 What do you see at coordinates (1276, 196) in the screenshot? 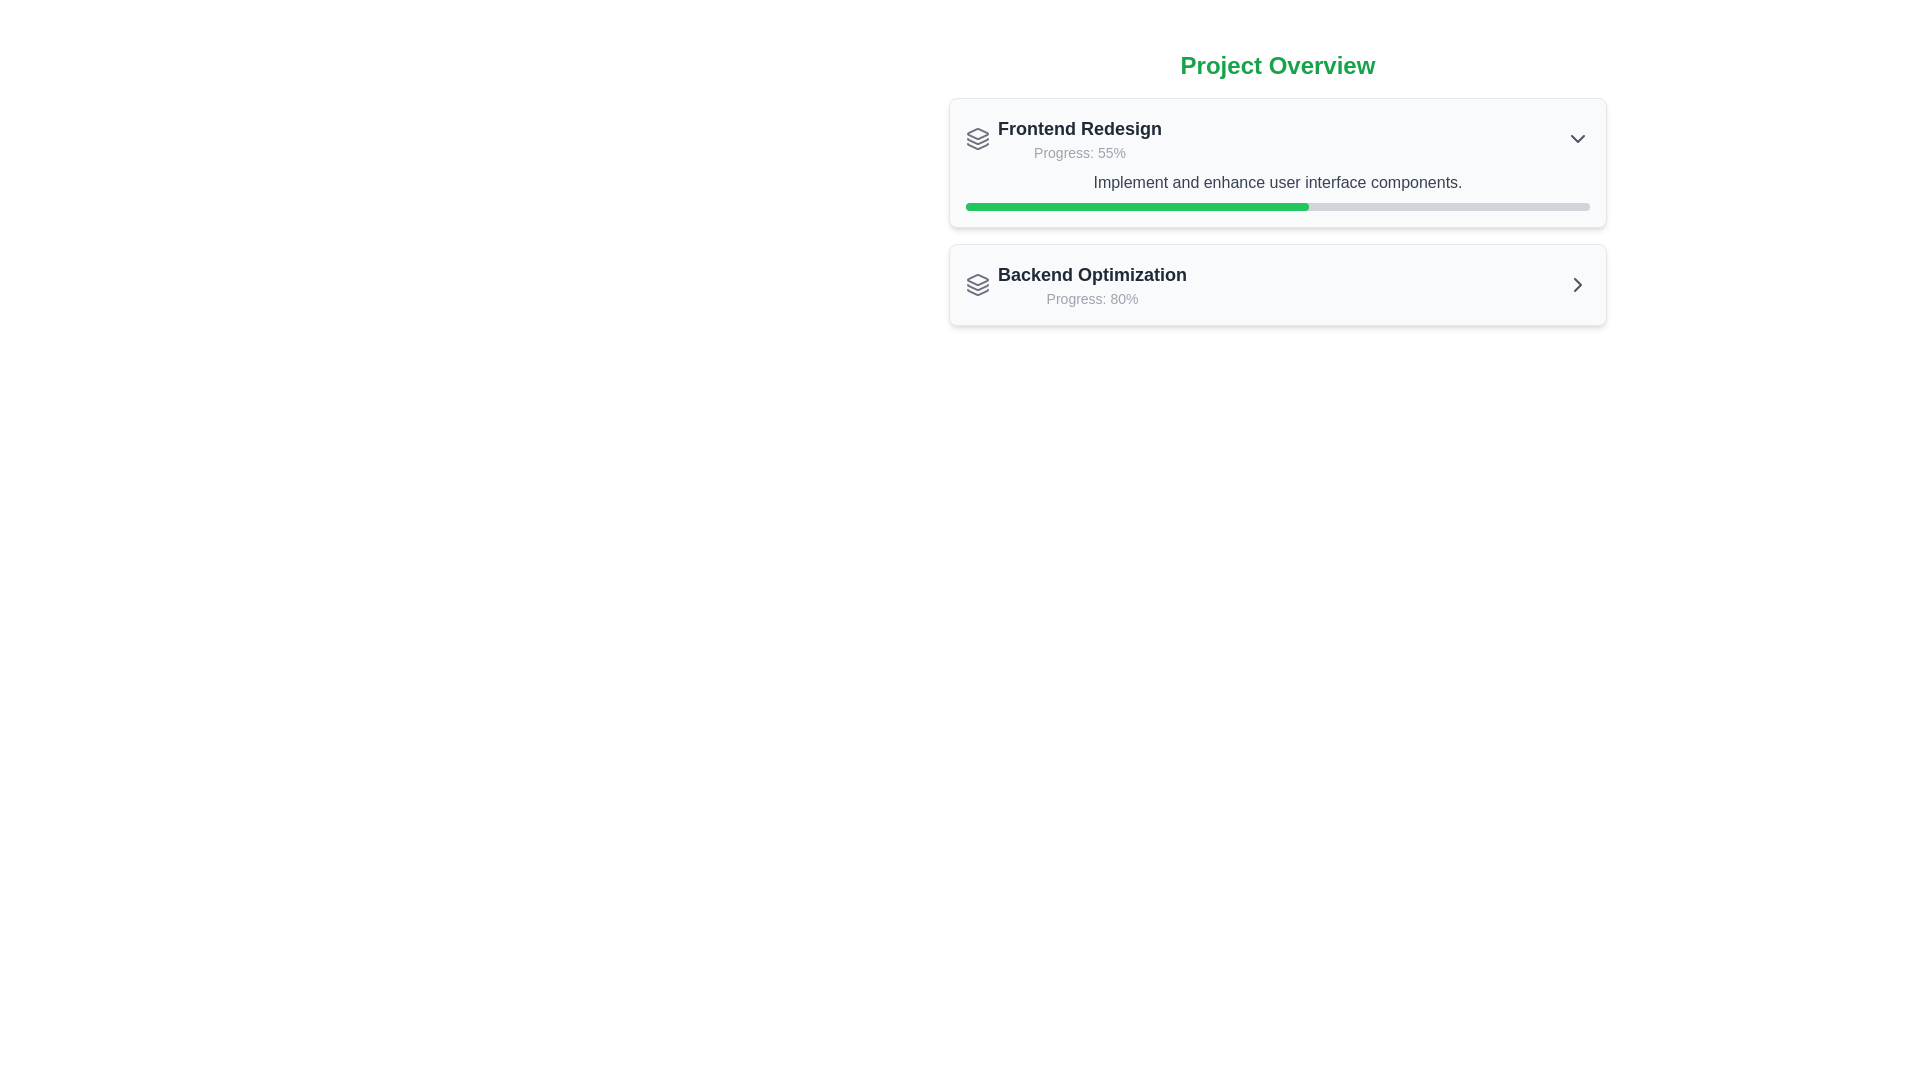
I see `title and descriptions of the Section with nested panels that provides progress overview for 'Frontend Redesign' and 'Backend Optimization'` at bounding box center [1276, 196].